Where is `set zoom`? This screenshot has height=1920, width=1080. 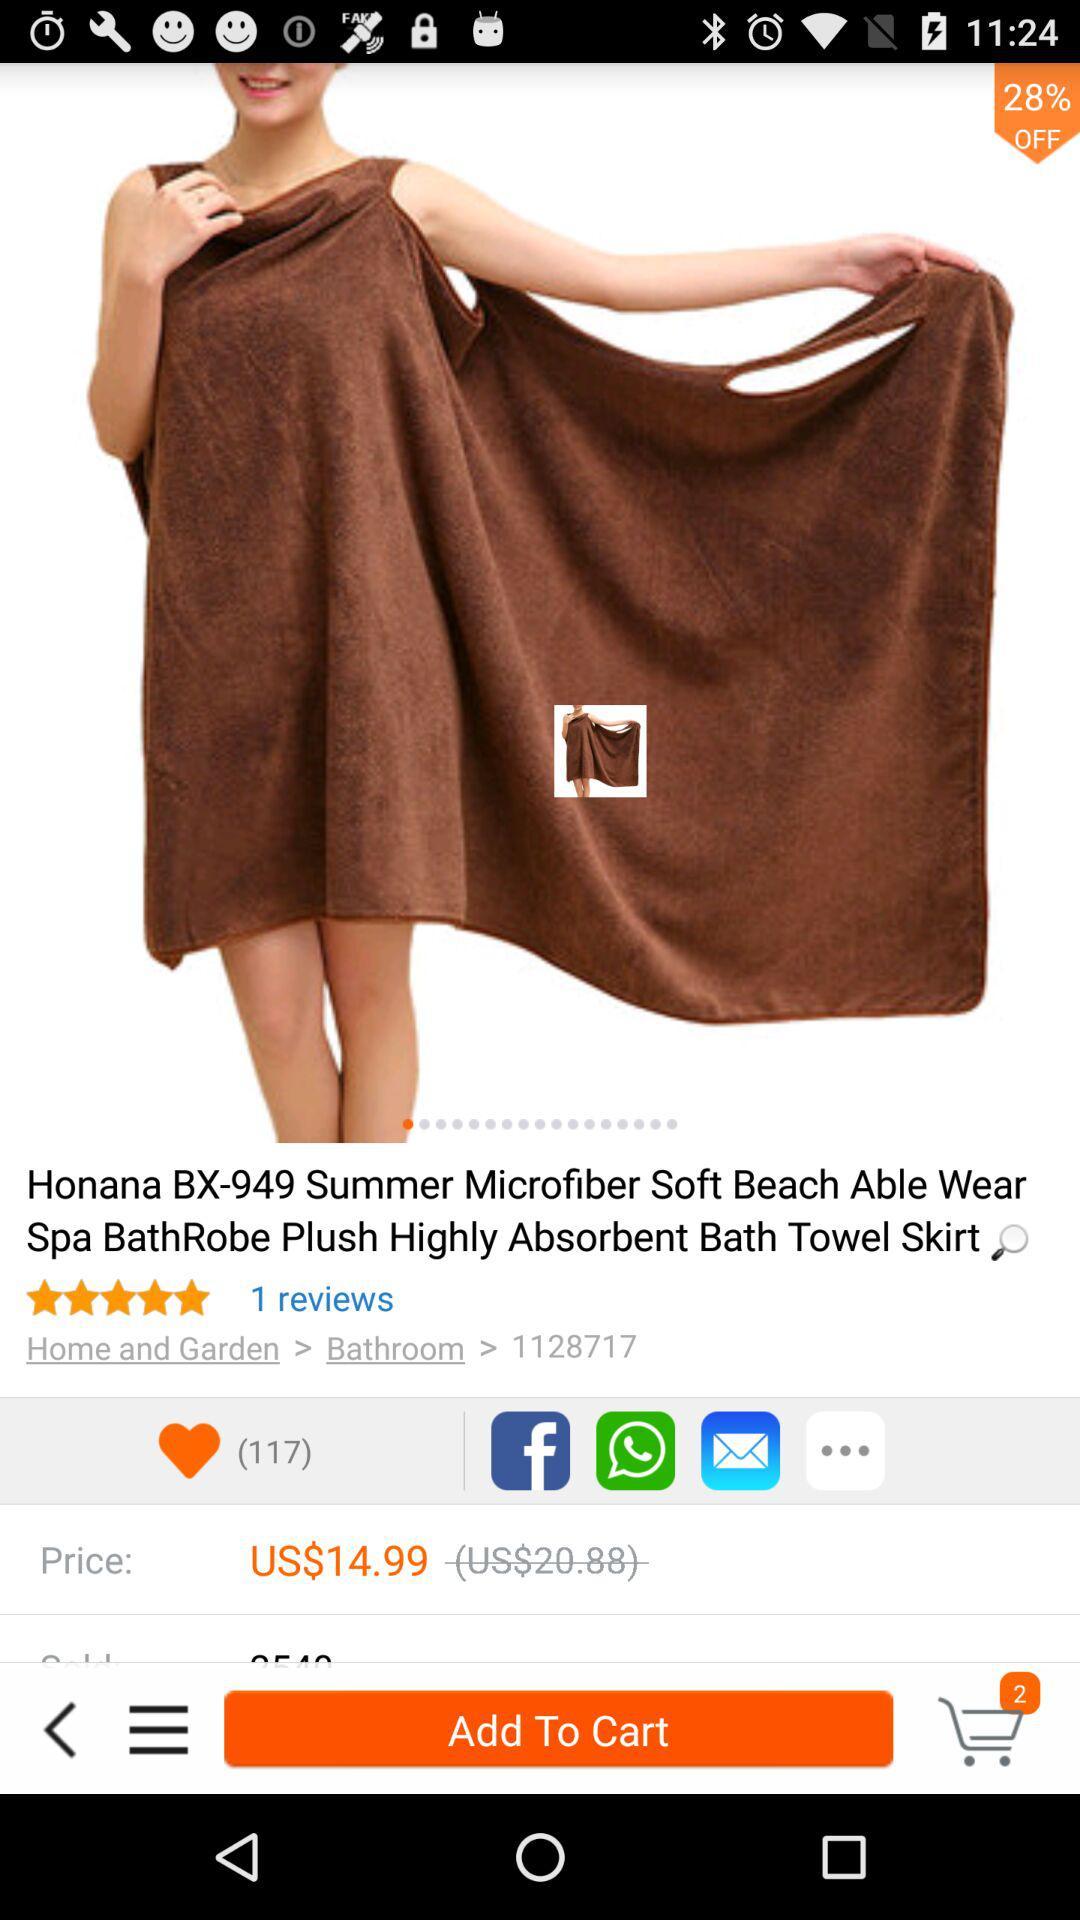
set zoom is located at coordinates (474, 1124).